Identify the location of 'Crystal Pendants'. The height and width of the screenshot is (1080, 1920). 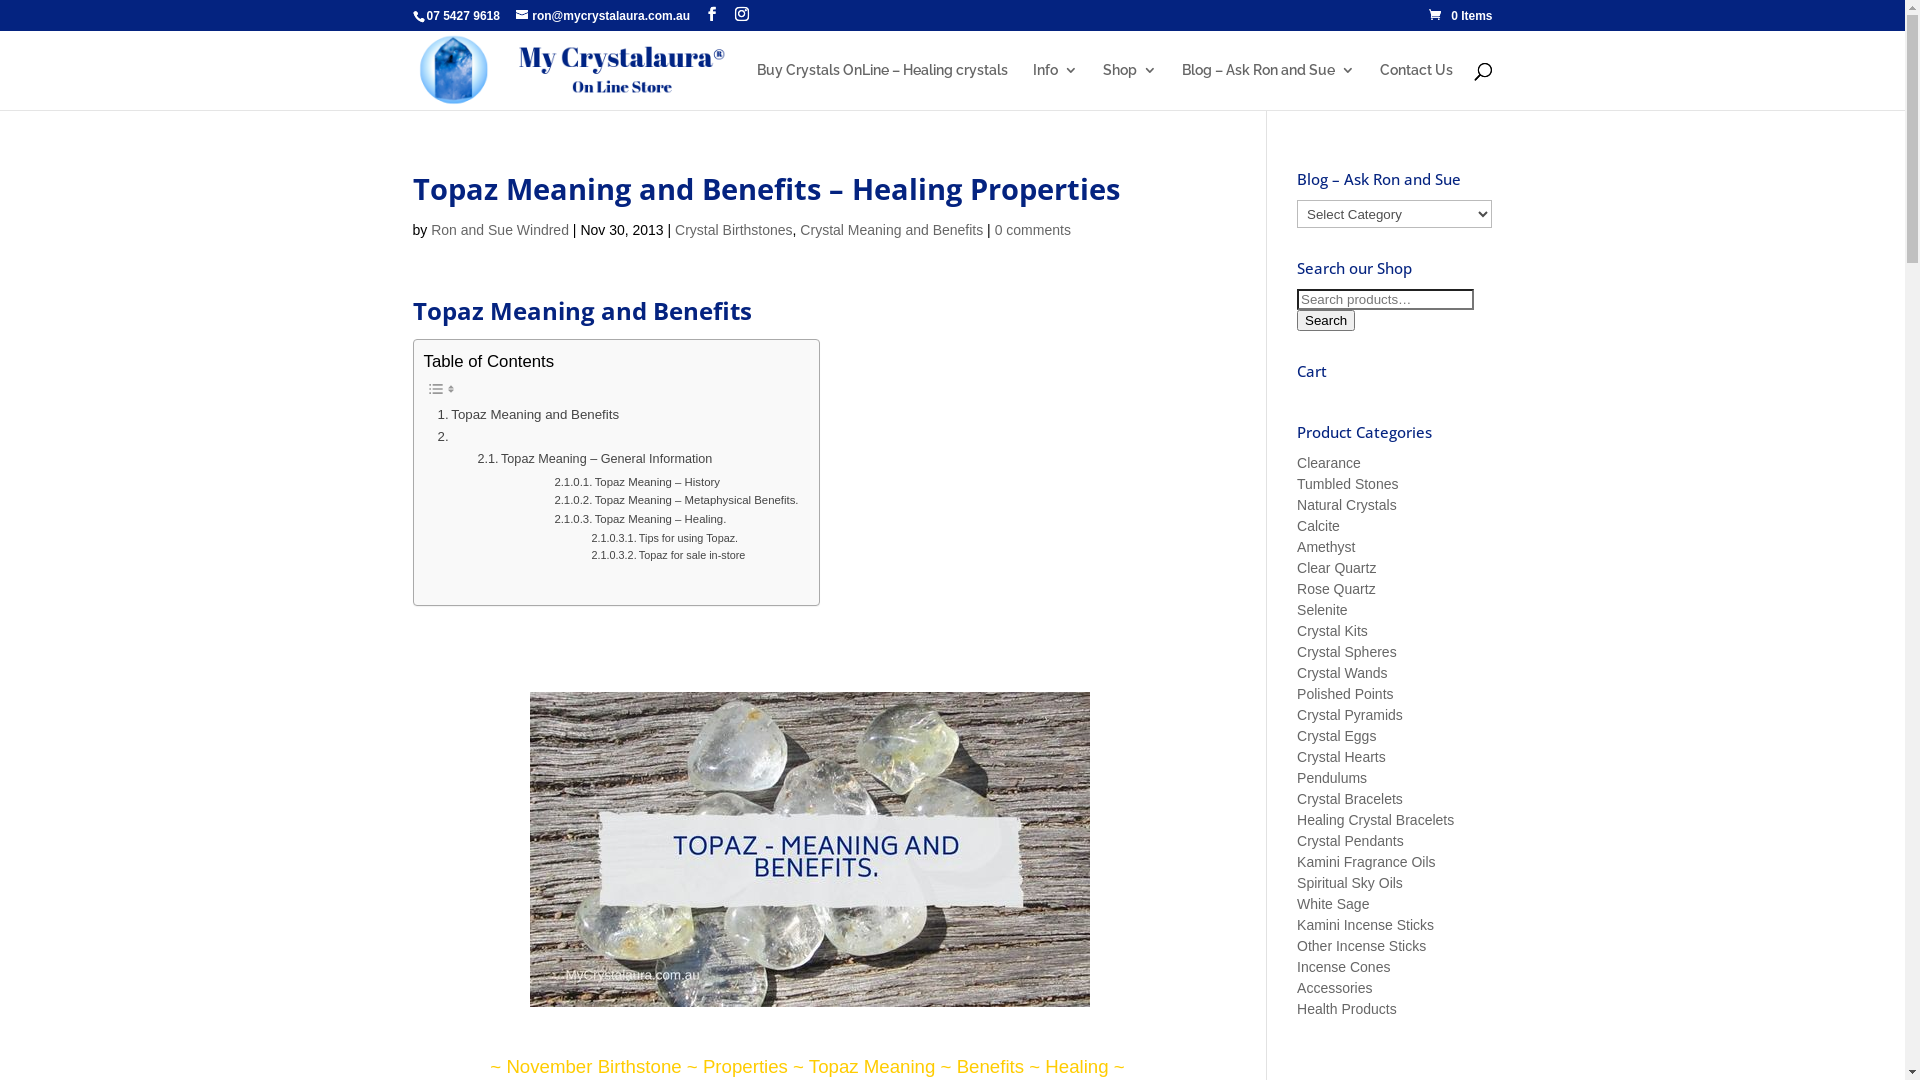
(1350, 840).